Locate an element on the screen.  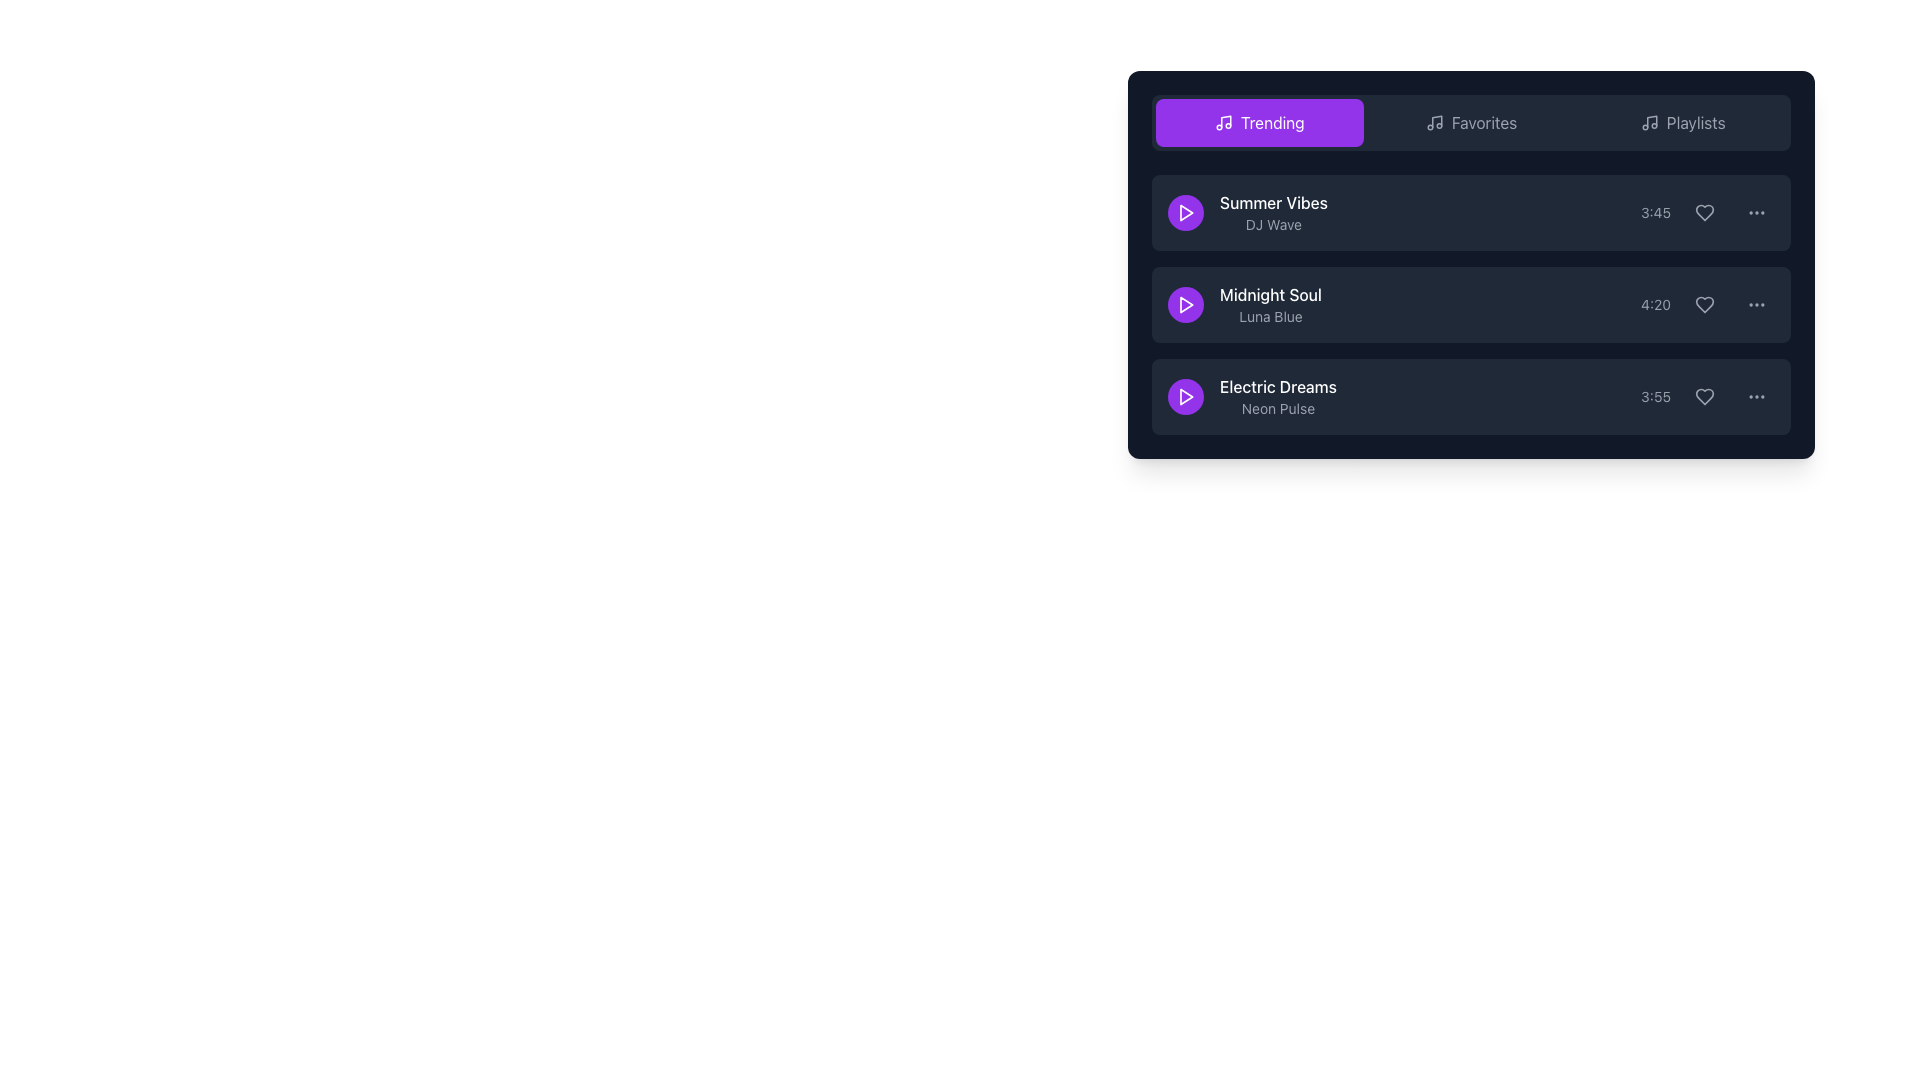
the text label displaying the title and artist of a song in the 'Trending' section to interact with the song is located at coordinates (1272, 212).